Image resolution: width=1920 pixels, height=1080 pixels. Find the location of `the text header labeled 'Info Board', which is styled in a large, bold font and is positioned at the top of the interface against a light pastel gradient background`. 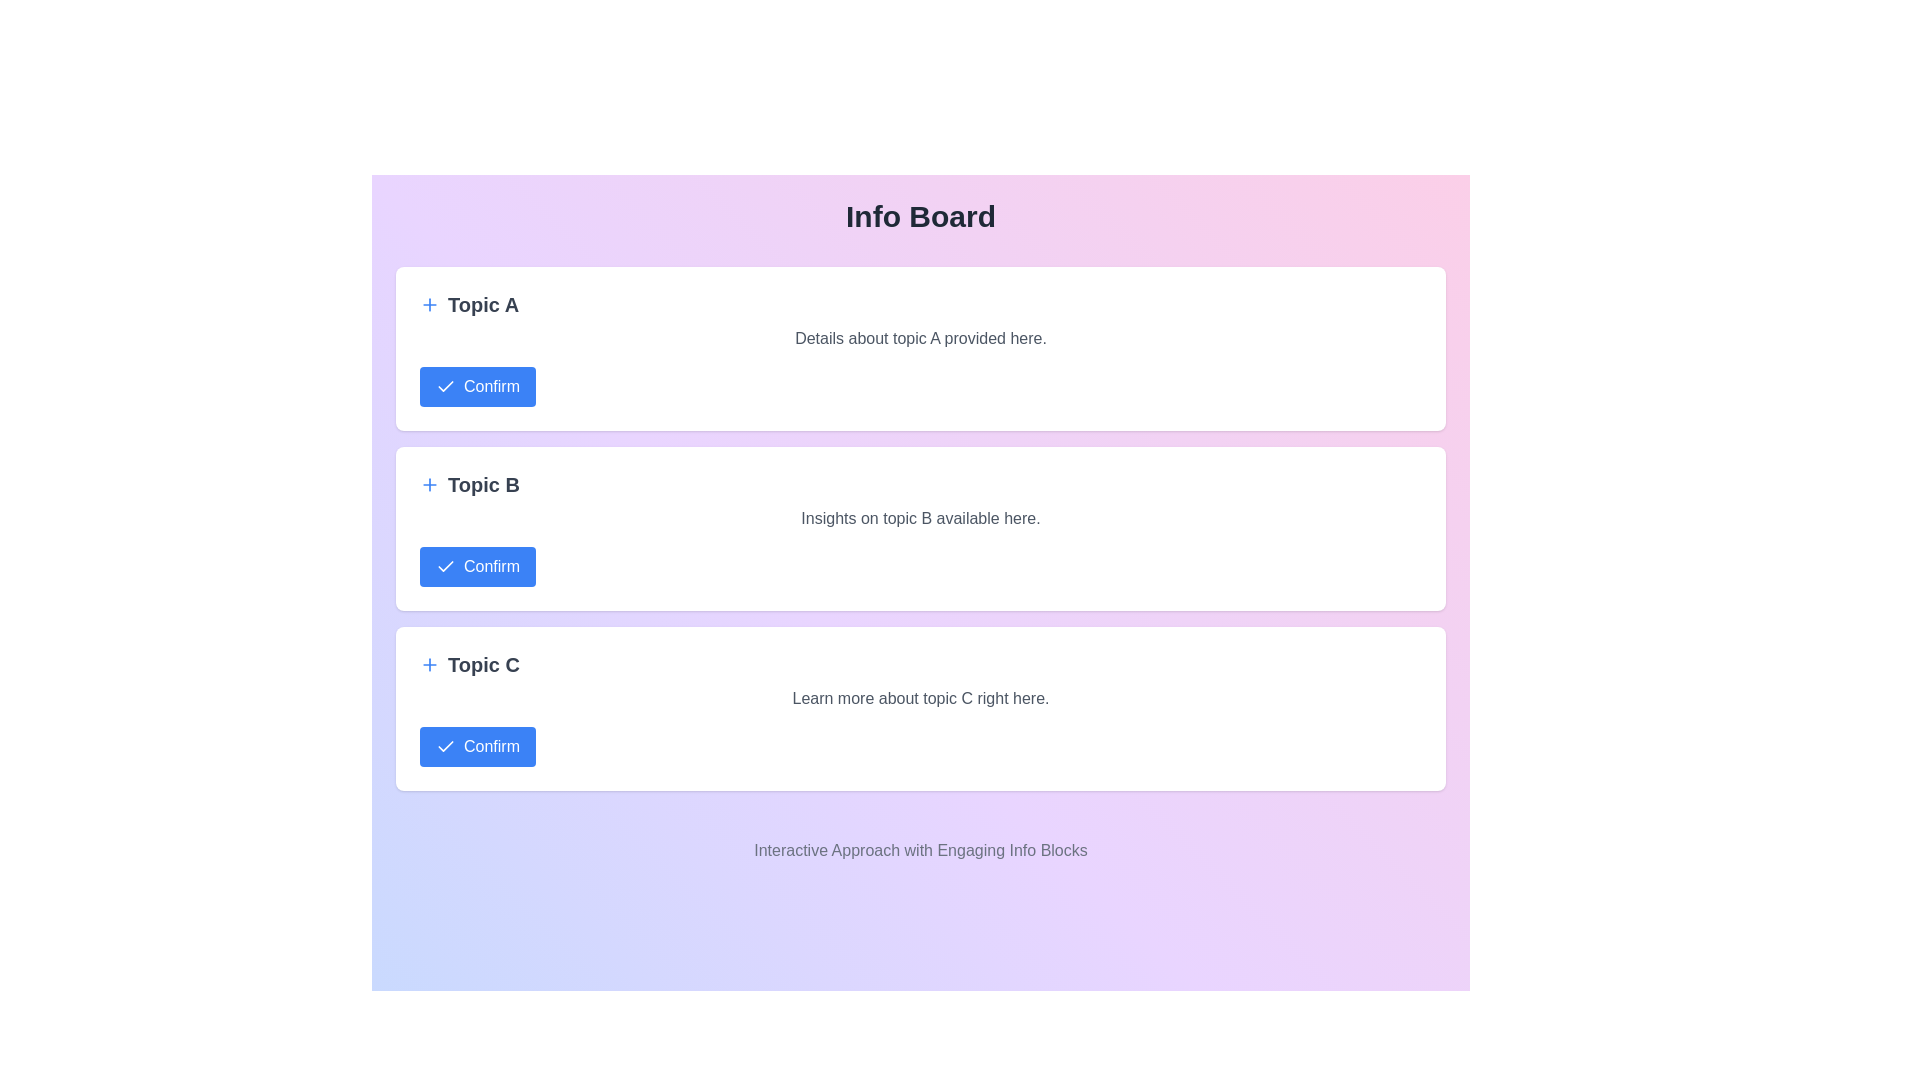

the text header labeled 'Info Board', which is styled in a large, bold font and is positioned at the top of the interface against a light pastel gradient background is located at coordinates (920, 216).